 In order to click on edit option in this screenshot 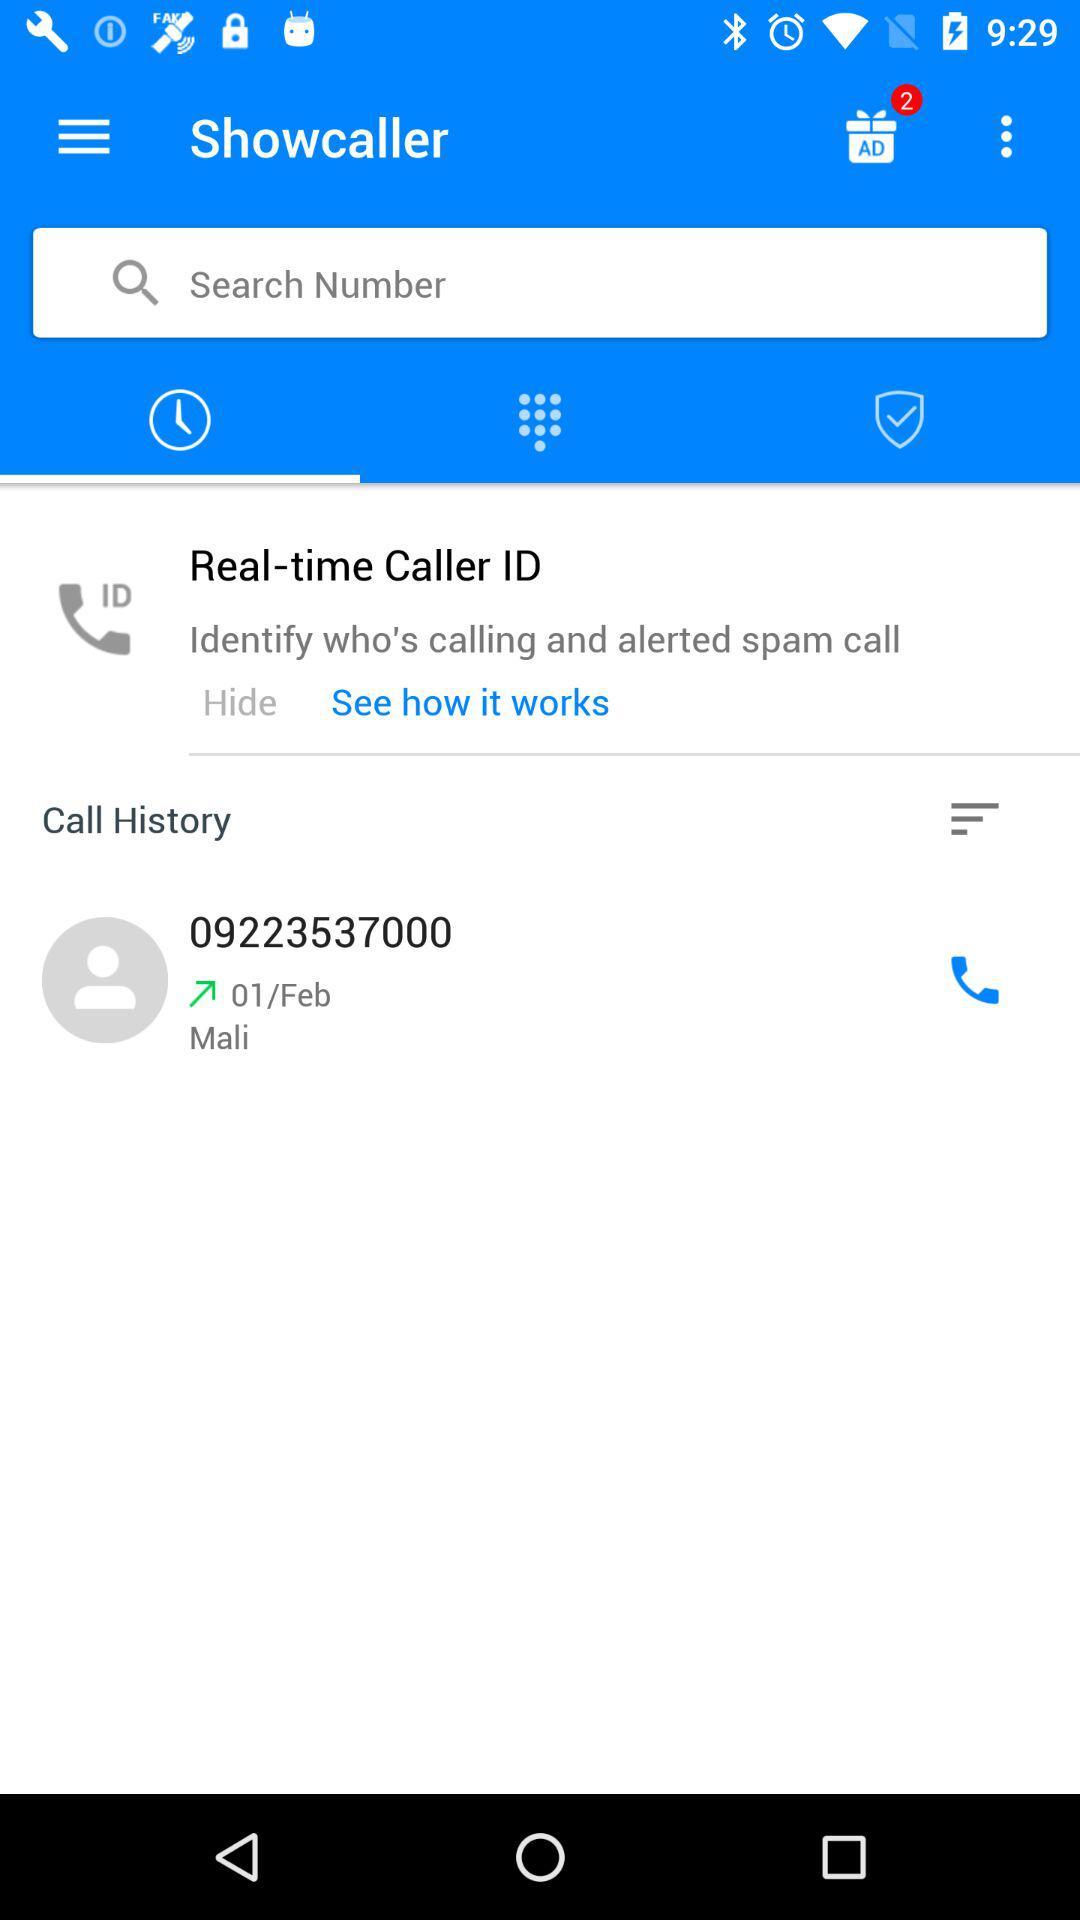, I will do `click(83, 135)`.